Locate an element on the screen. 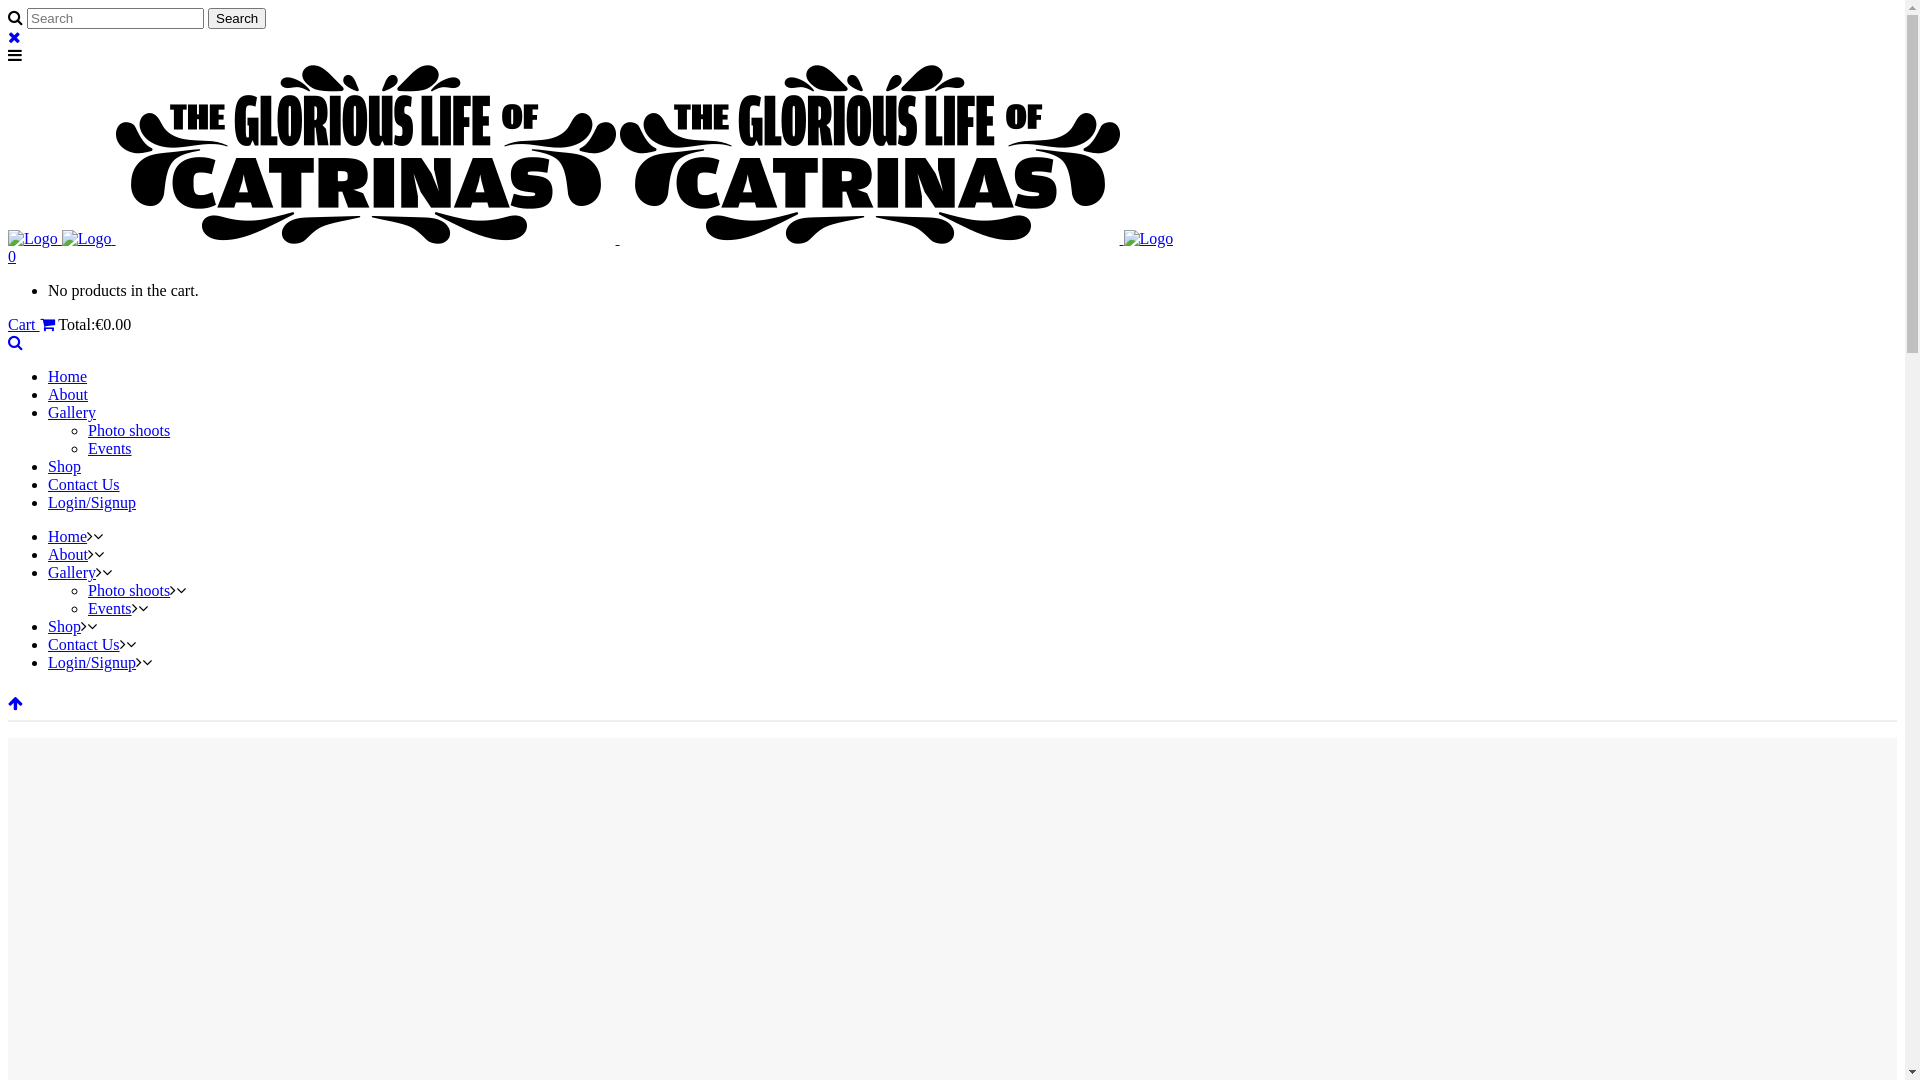 The width and height of the screenshot is (1920, 1080). 'Home' is located at coordinates (67, 376).